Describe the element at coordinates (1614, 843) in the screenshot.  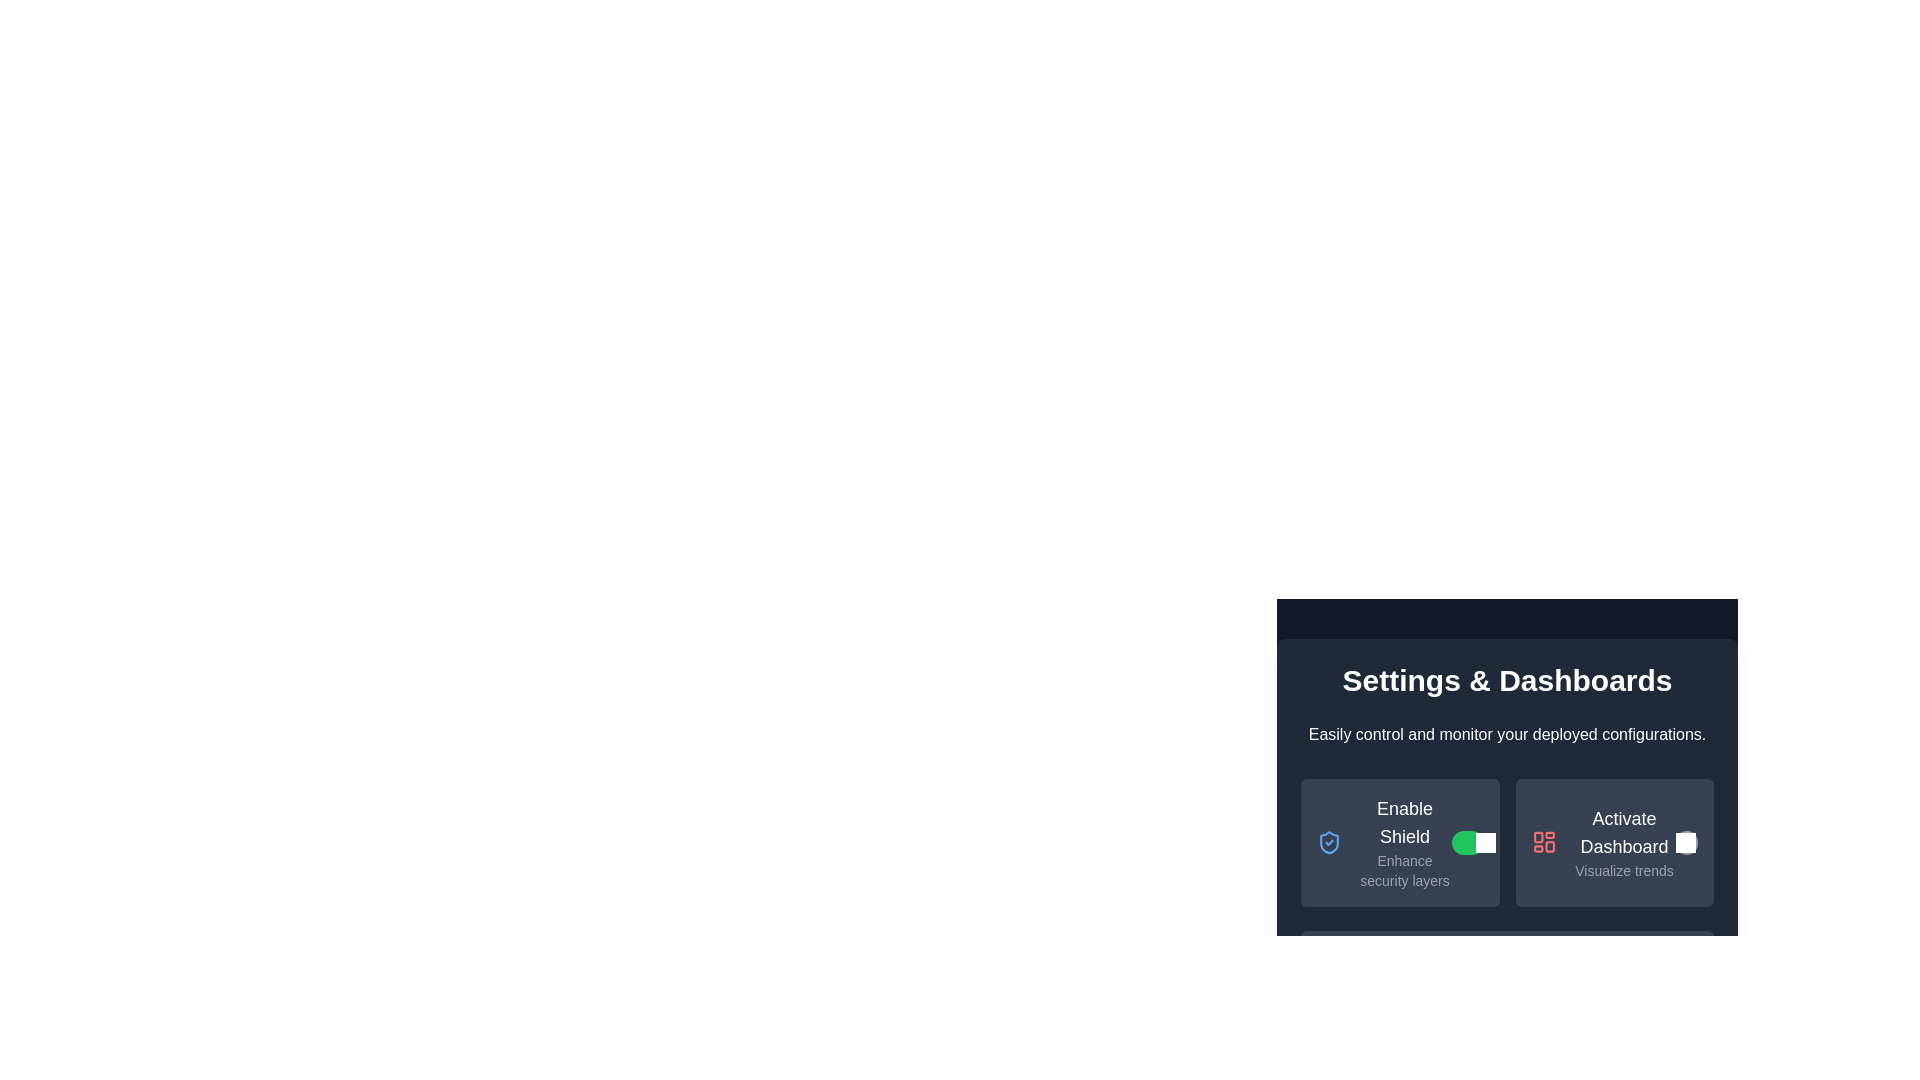
I see `the Control group with toggle switch for visualizing trends` at that location.